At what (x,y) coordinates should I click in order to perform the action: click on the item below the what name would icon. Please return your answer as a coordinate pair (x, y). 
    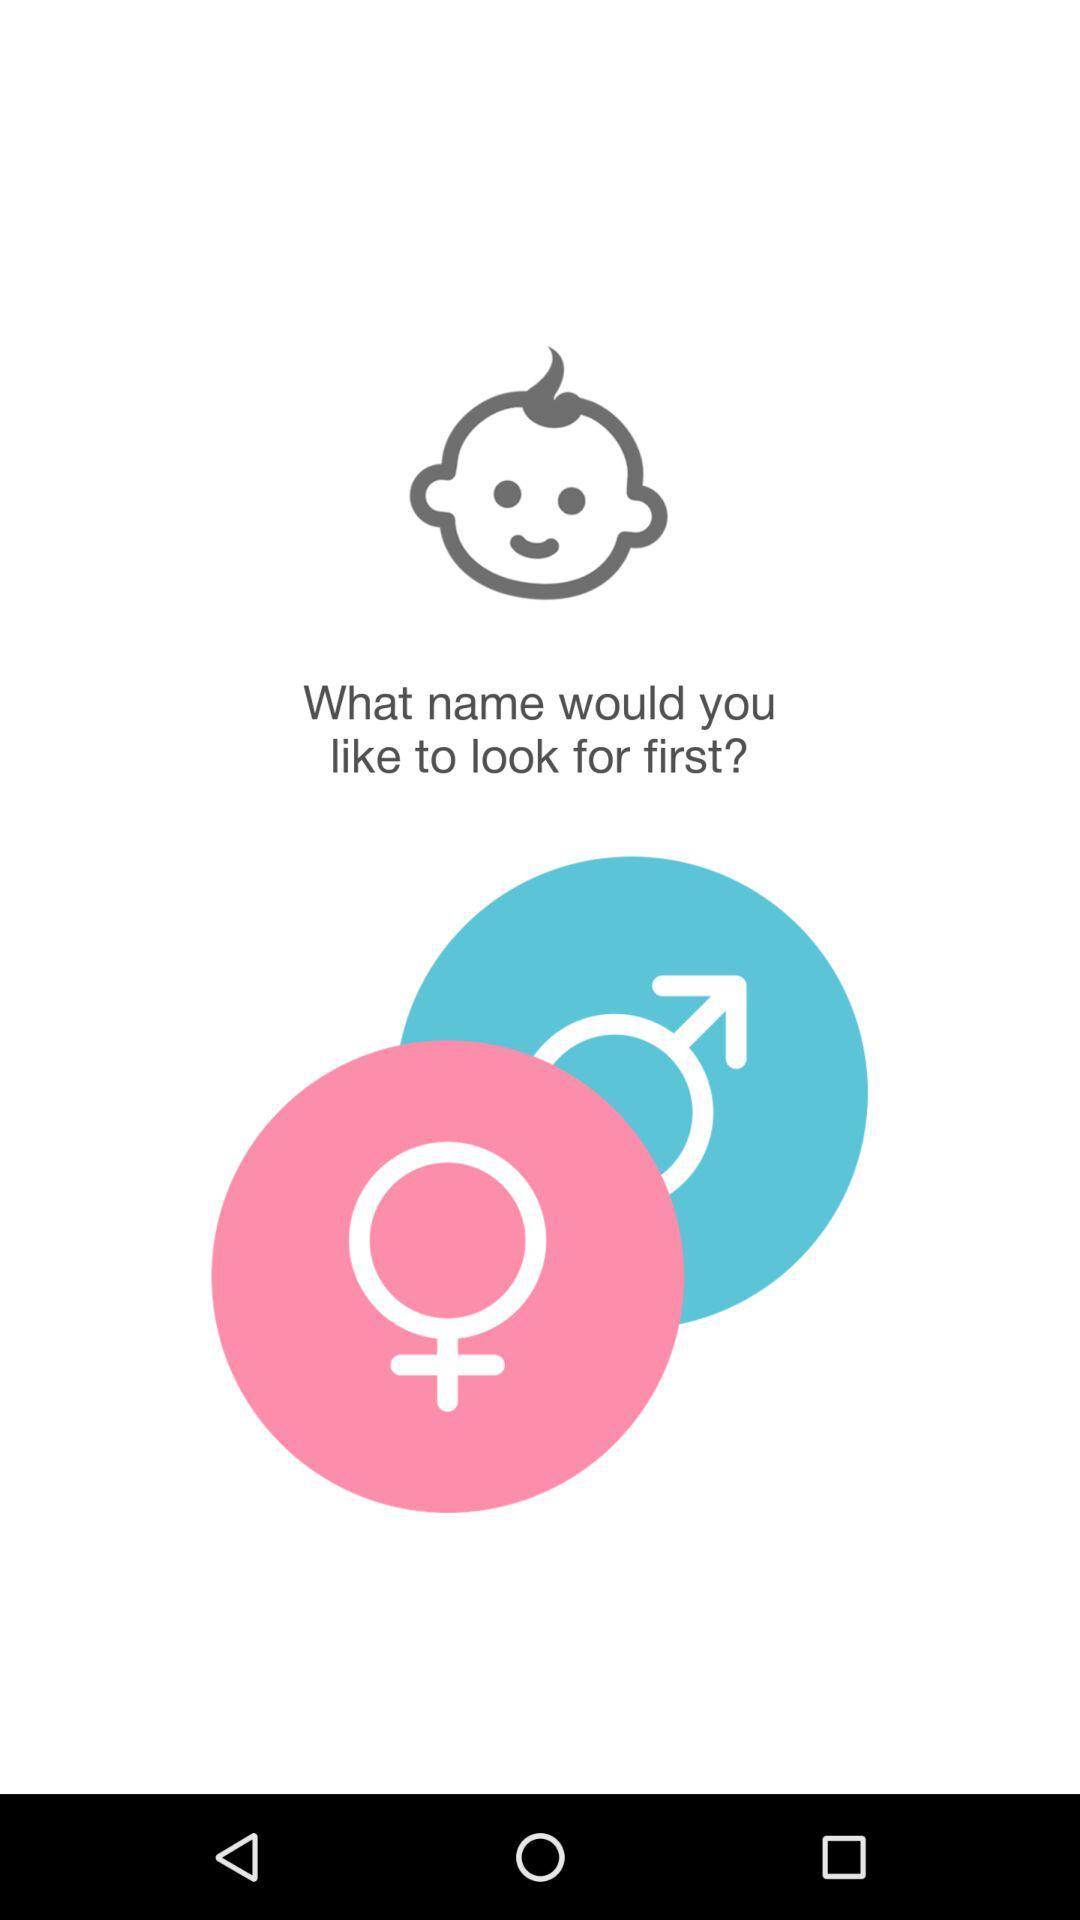
    Looking at the image, I should click on (446, 1275).